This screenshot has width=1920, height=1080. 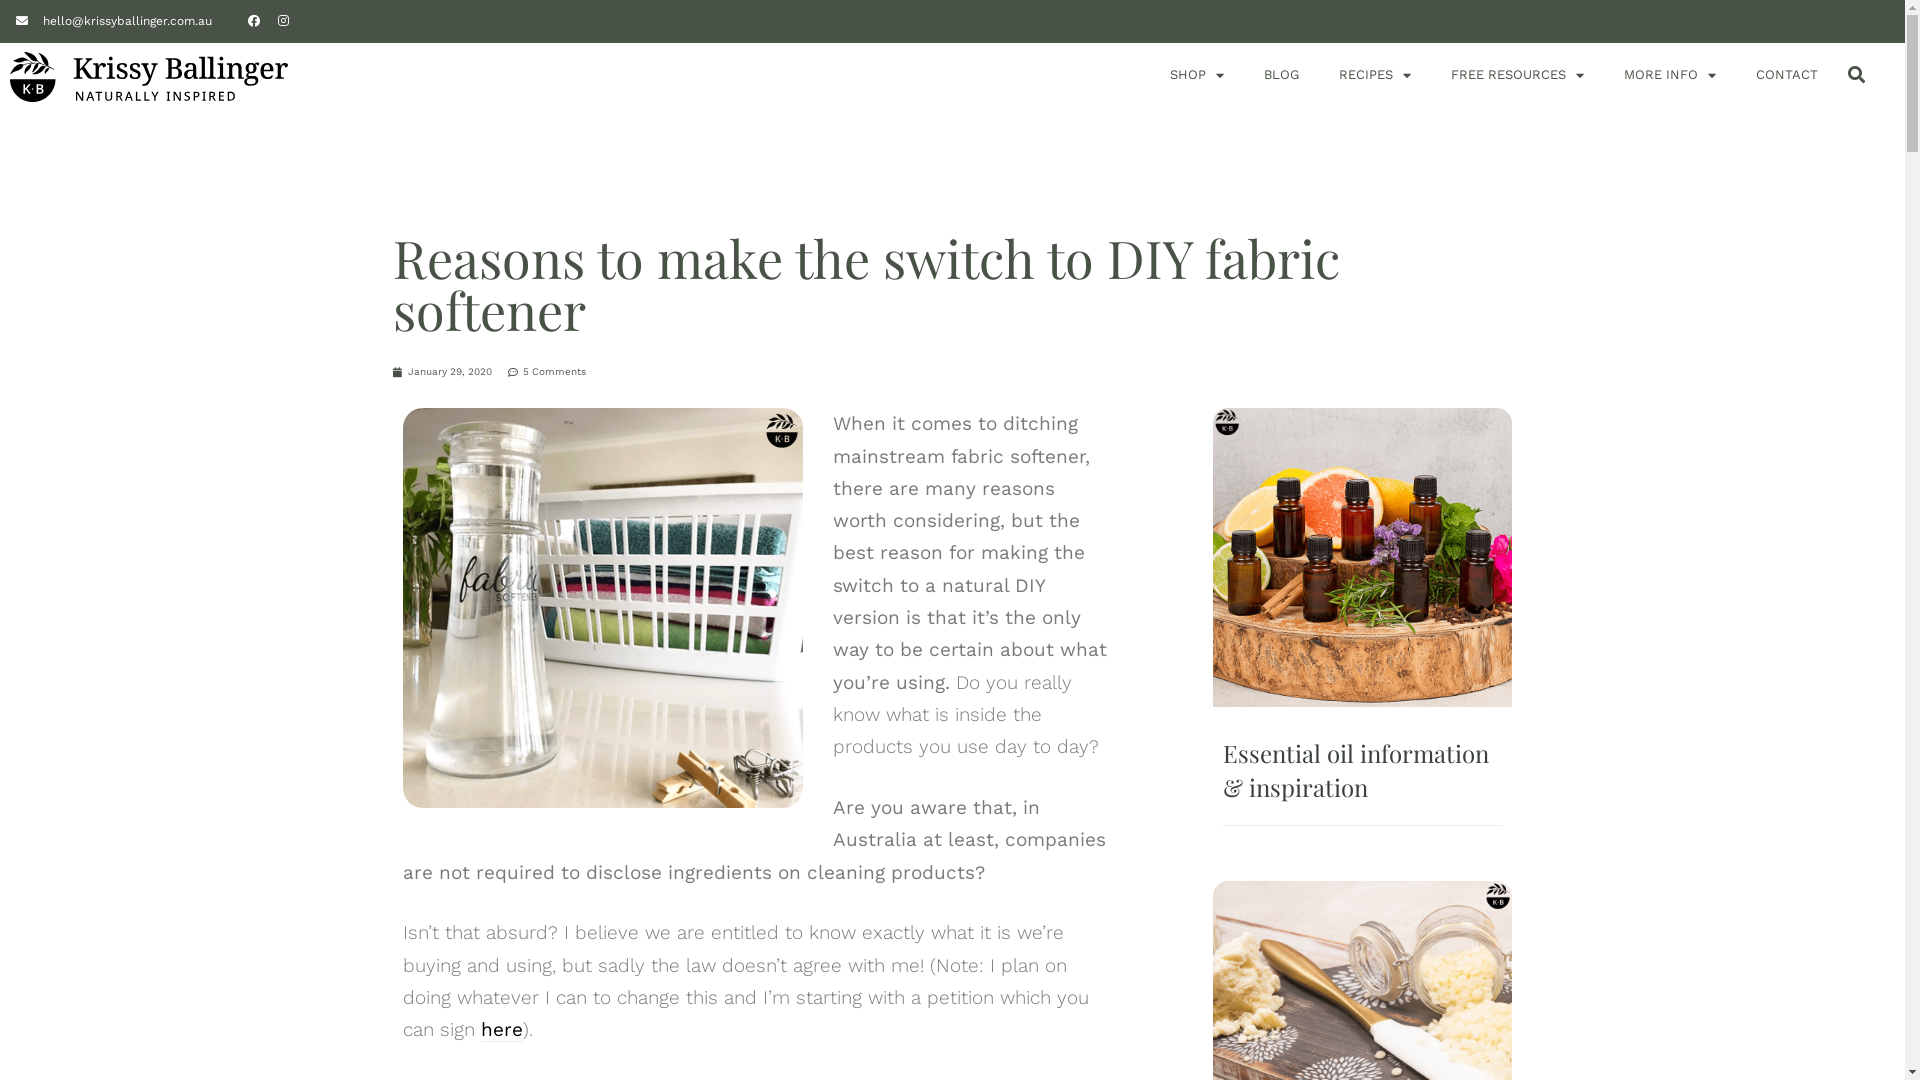 I want to click on 'SHOP', so click(x=1196, y=73).